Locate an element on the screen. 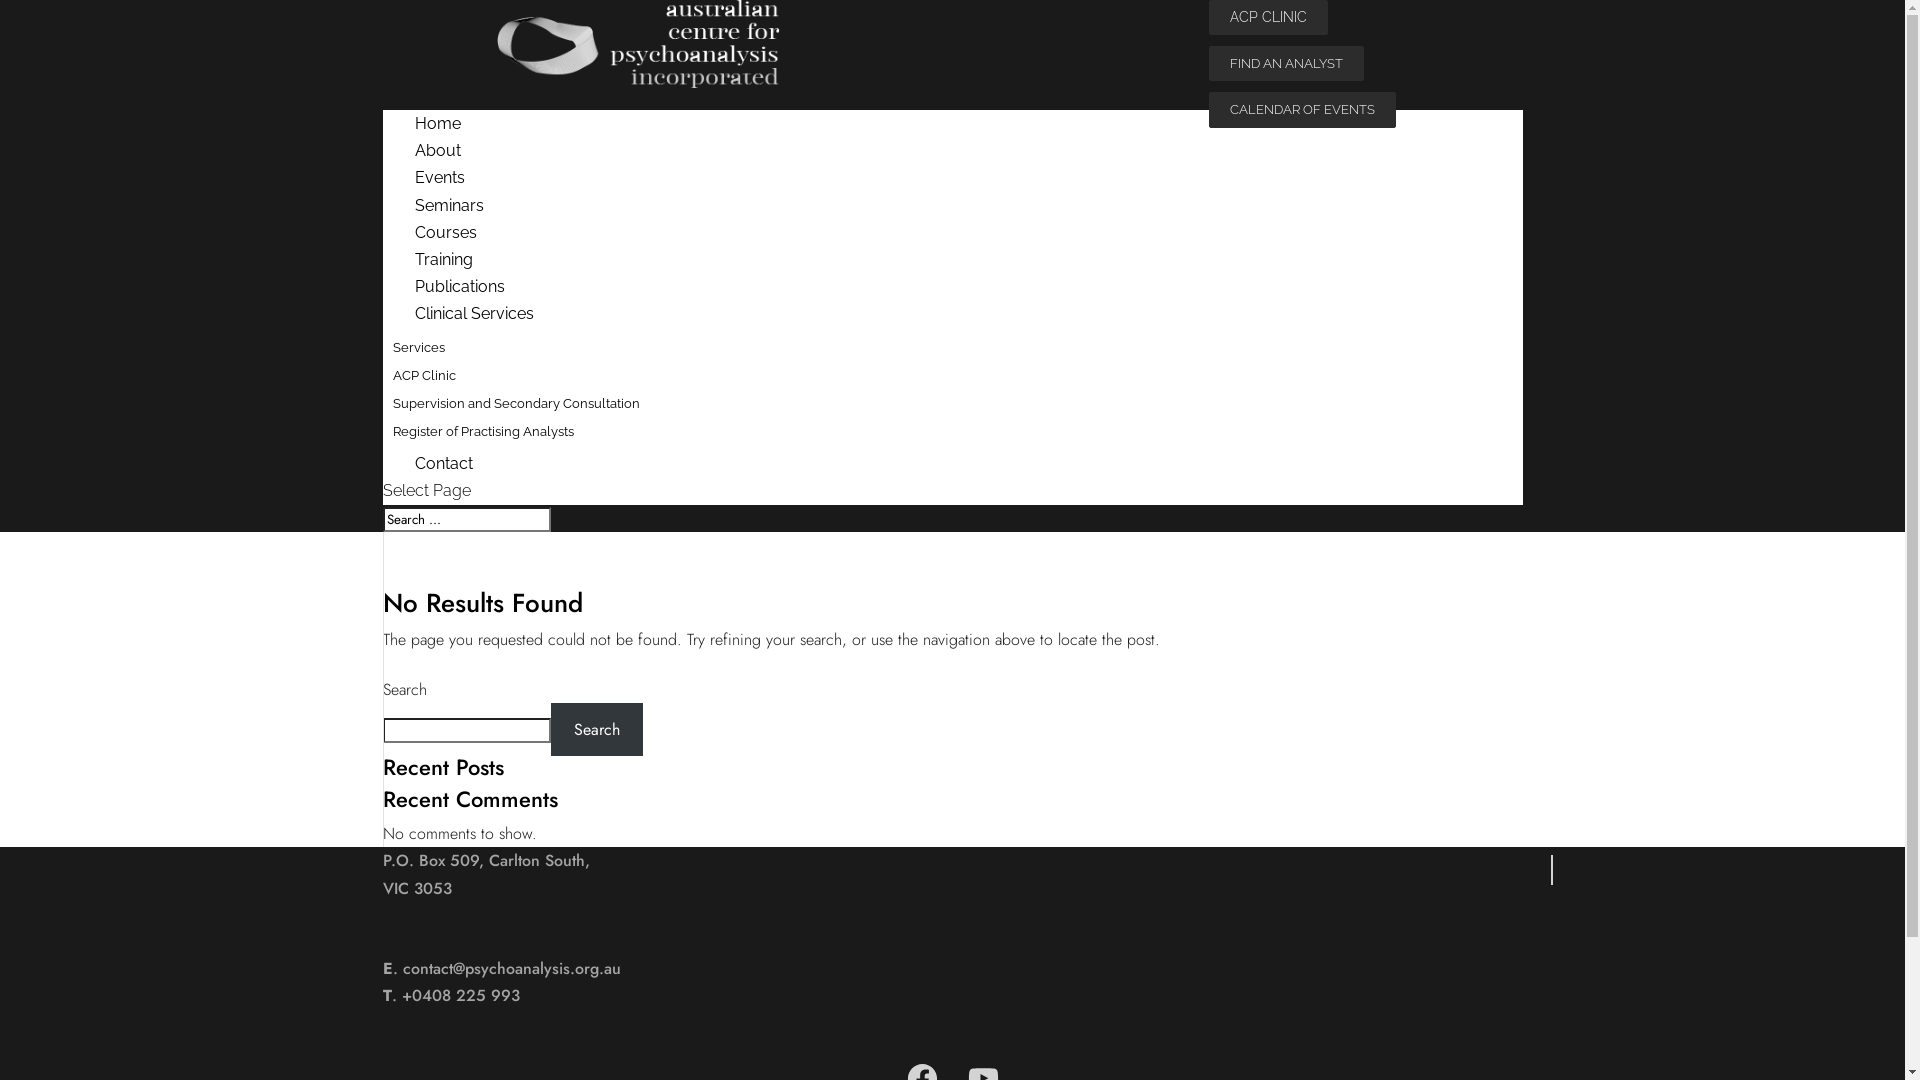 This screenshot has width=1920, height=1080. 'Supervision and Secondary Consultation' is located at coordinates (516, 403).